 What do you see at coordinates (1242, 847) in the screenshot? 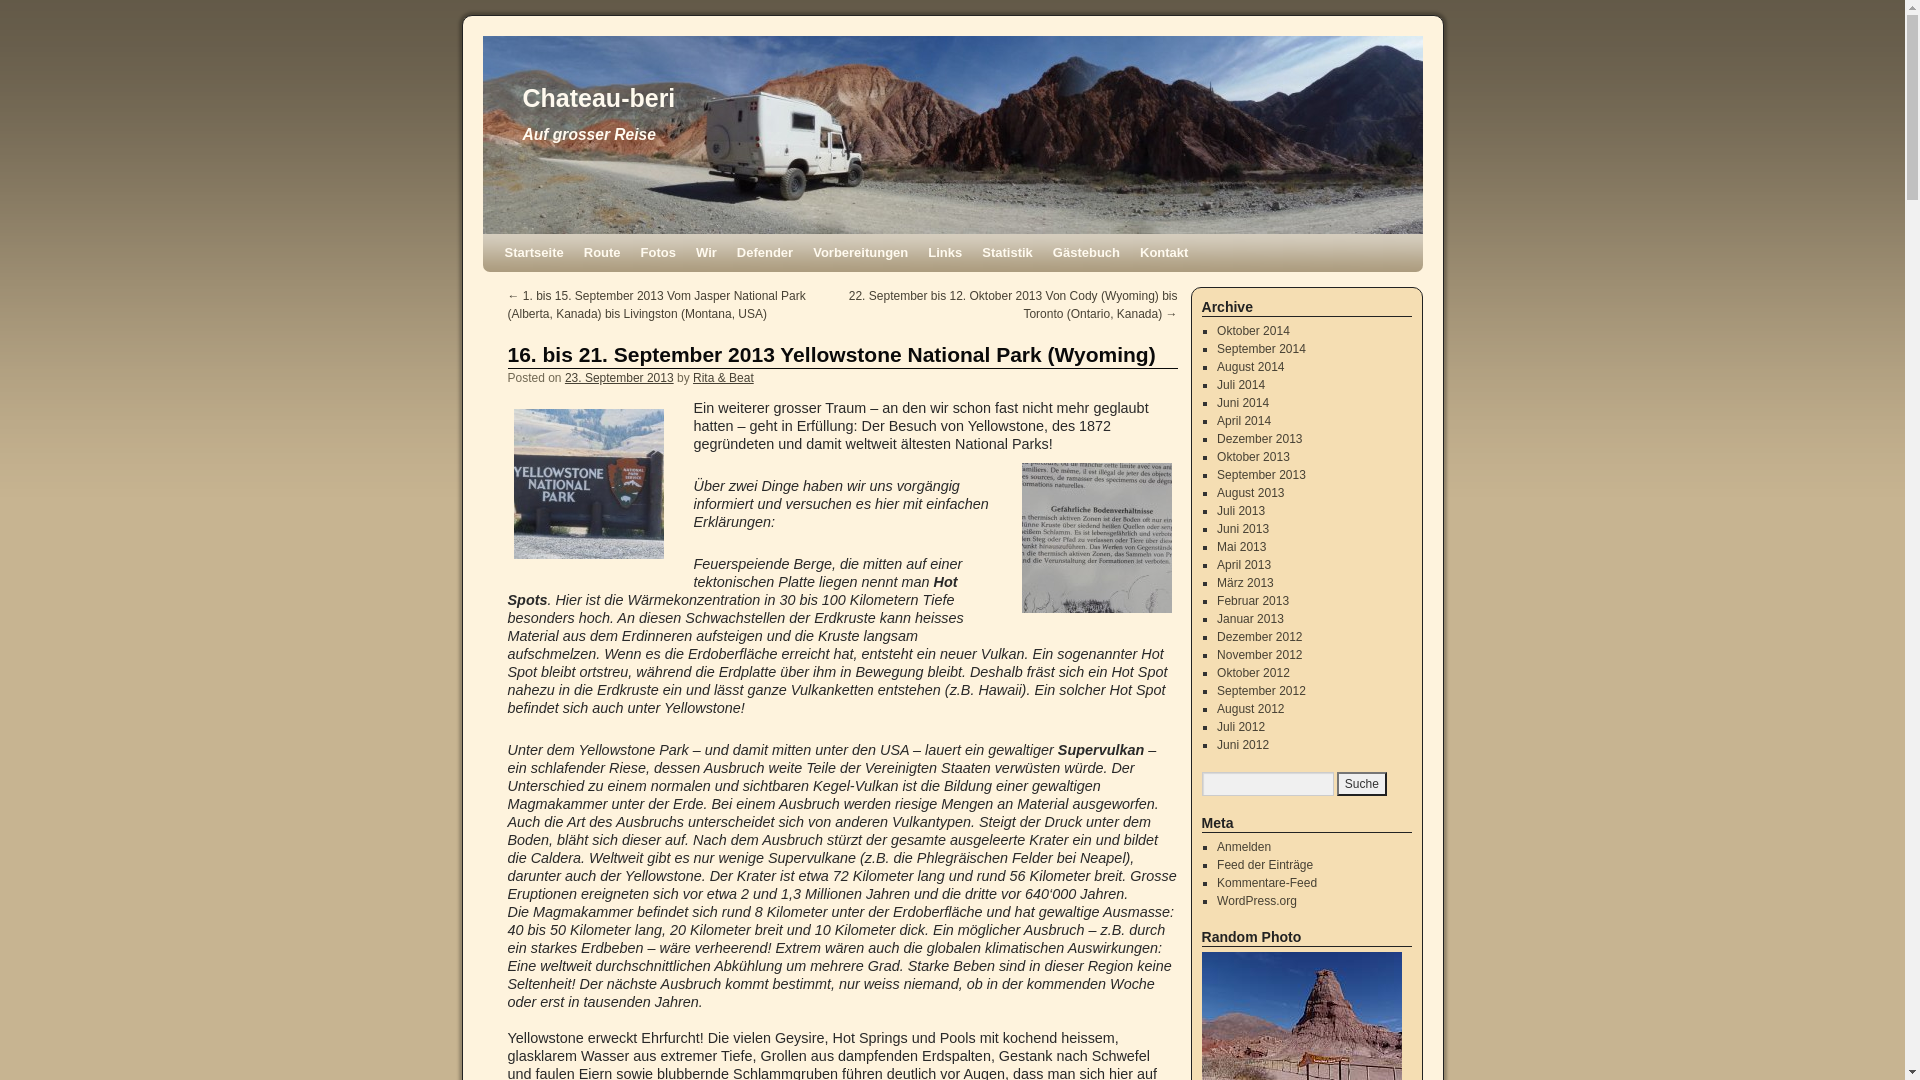
I see `'Anmelden'` at bounding box center [1242, 847].